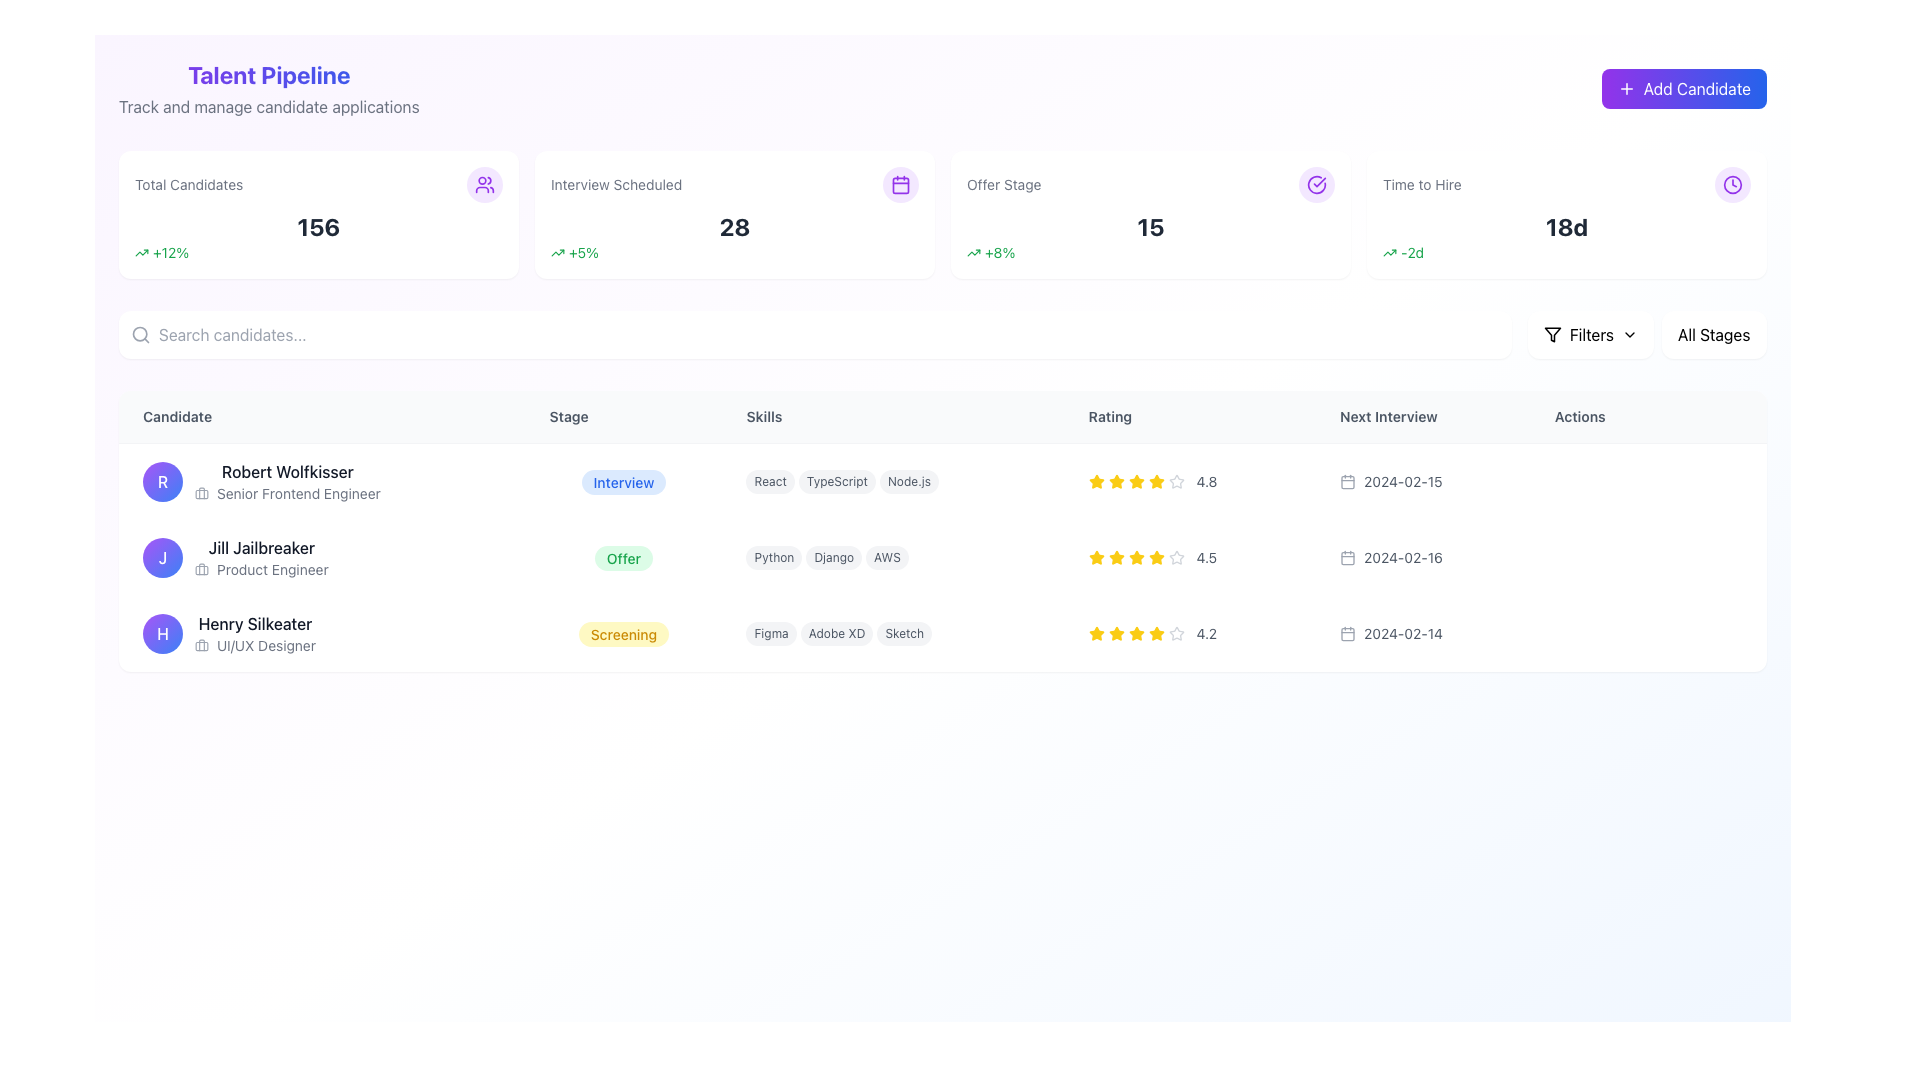 The image size is (1920, 1080). Describe the element at coordinates (484, 185) in the screenshot. I see `the icon that visually represents the total number of candidates, located in the top center of the interface next to the count number and label` at that location.